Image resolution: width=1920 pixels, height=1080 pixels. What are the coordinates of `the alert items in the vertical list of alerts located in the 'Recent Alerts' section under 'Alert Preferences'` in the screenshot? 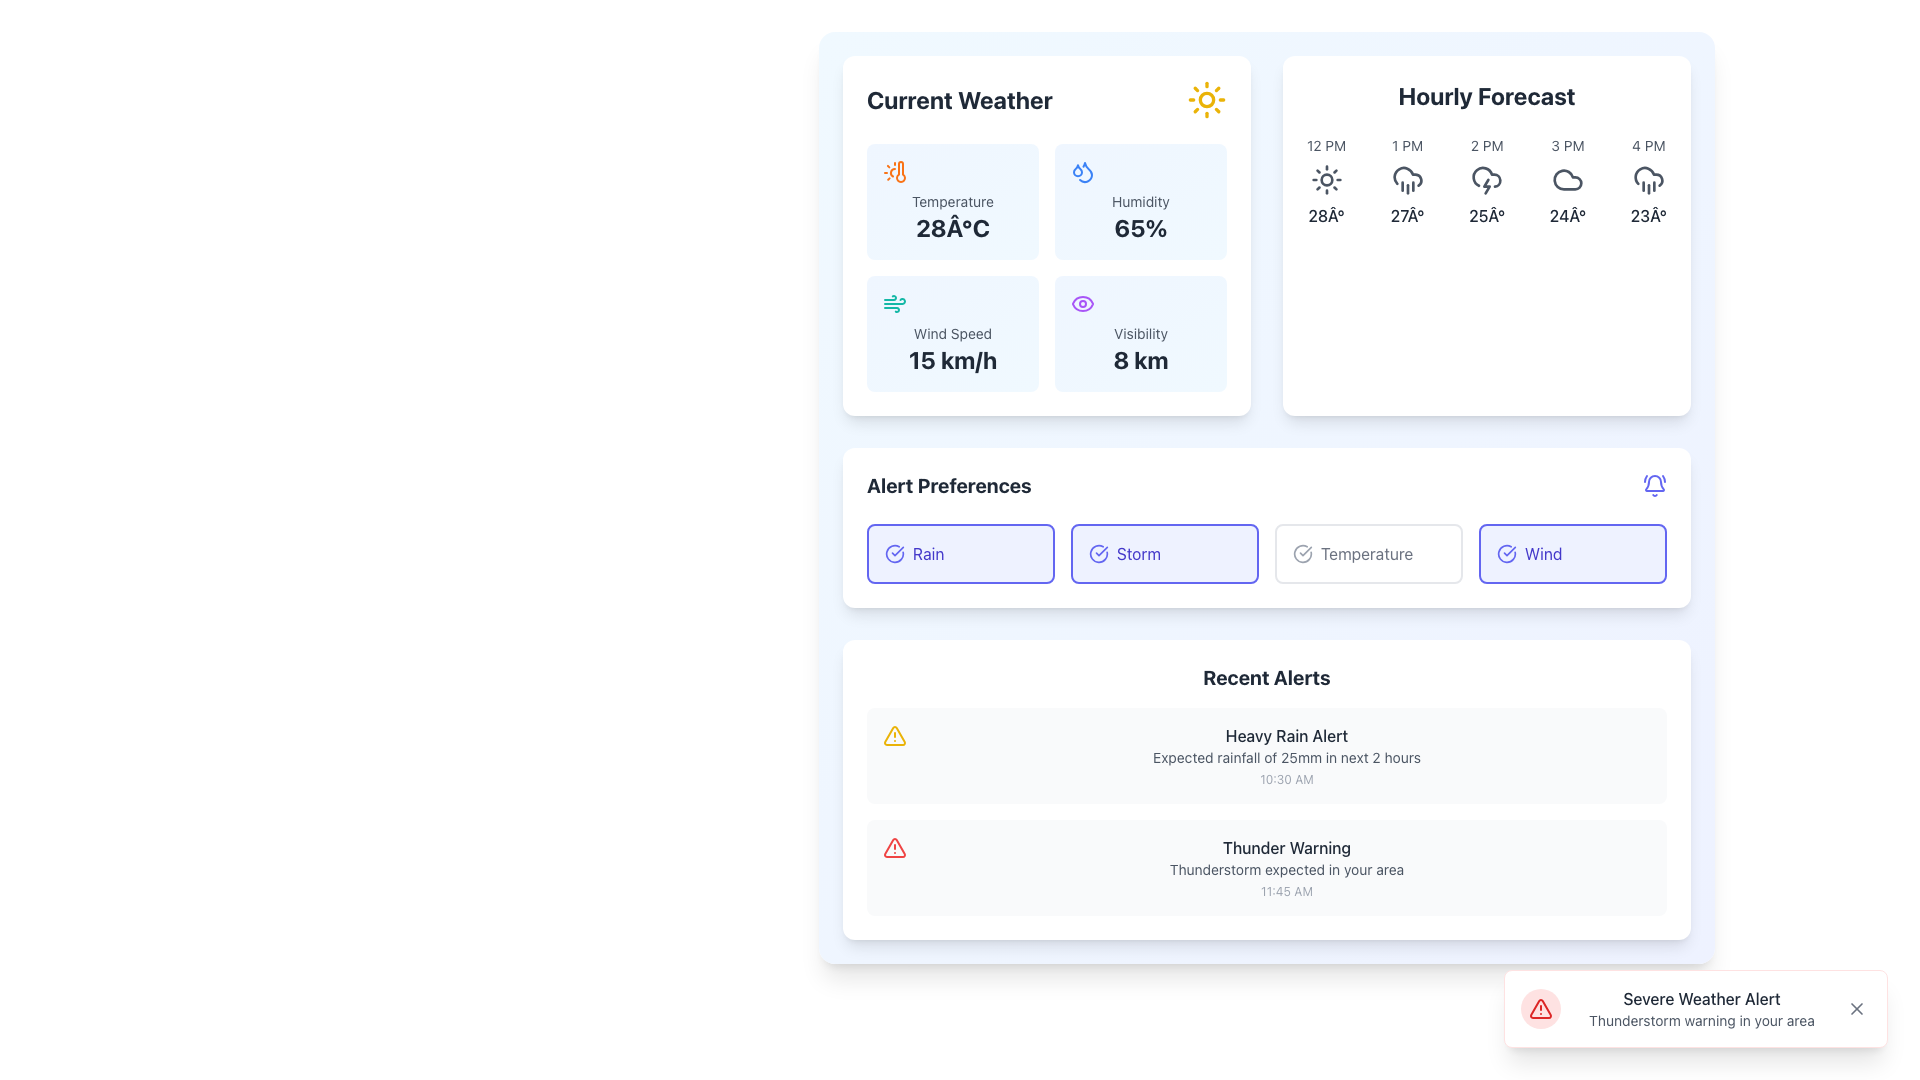 It's located at (1266, 812).